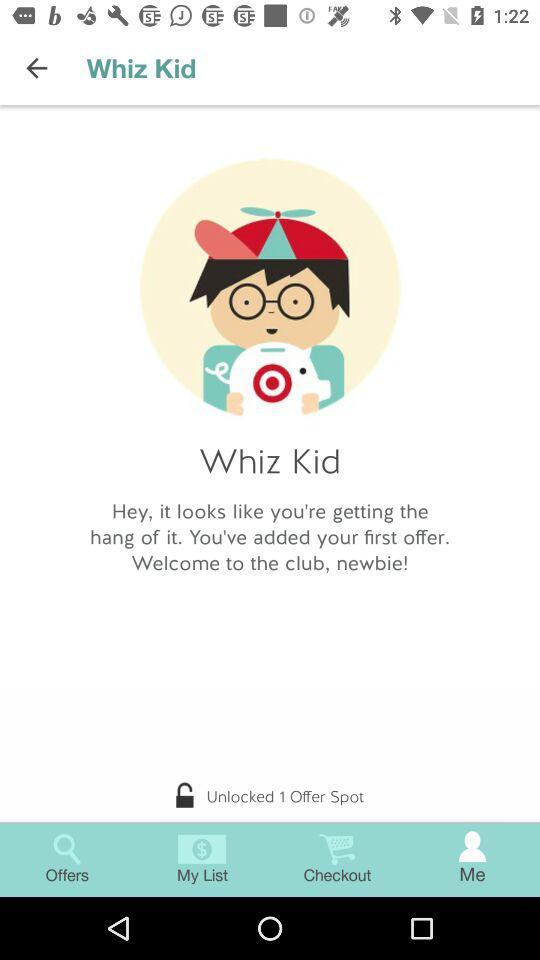  I want to click on icon to the left of the whiz kid, so click(36, 68).